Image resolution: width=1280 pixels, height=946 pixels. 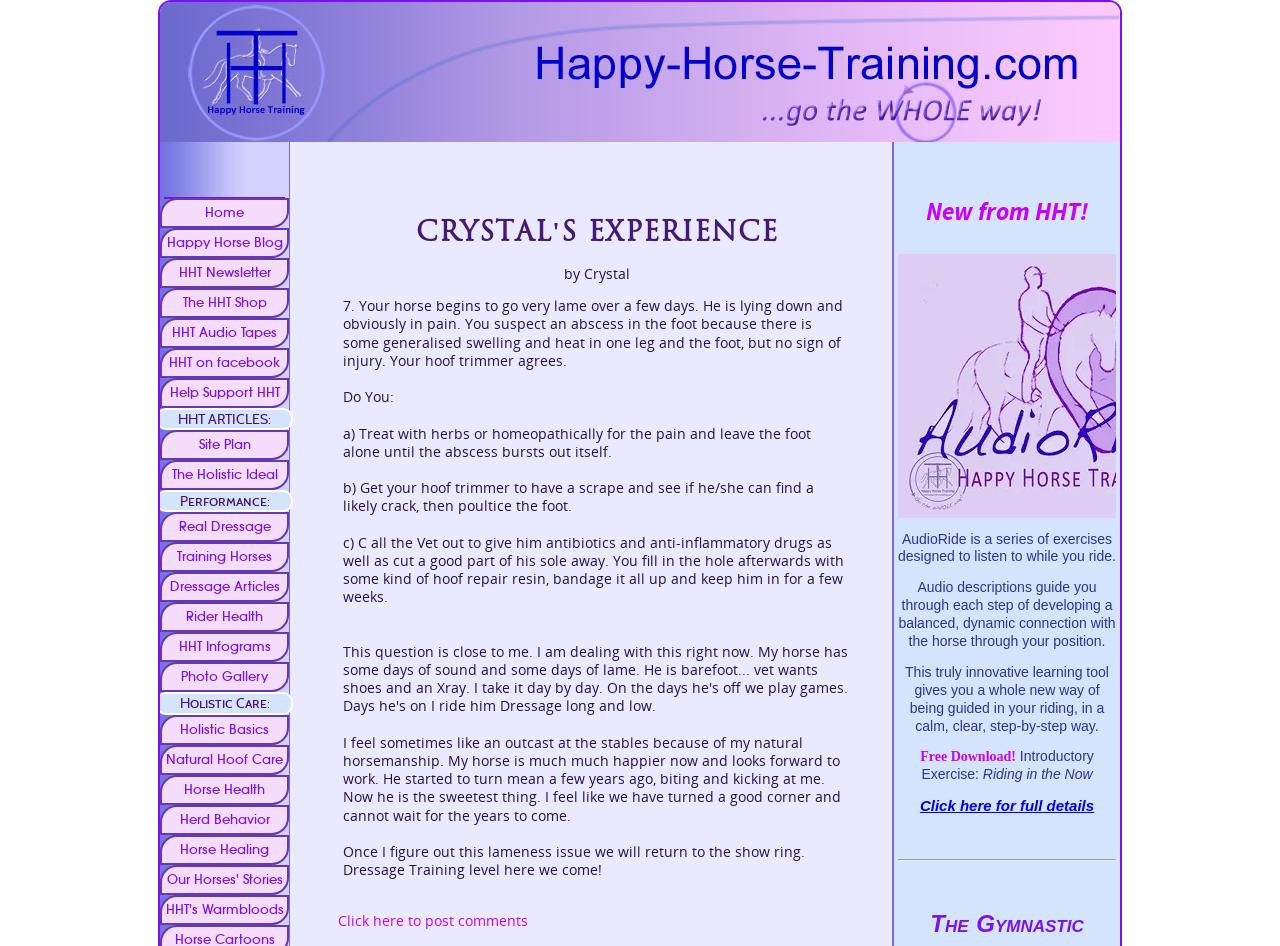 What do you see at coordinates (224, 526) in the screenshot?
I see `'Real Dressage'` at bounding box center [224, 526].